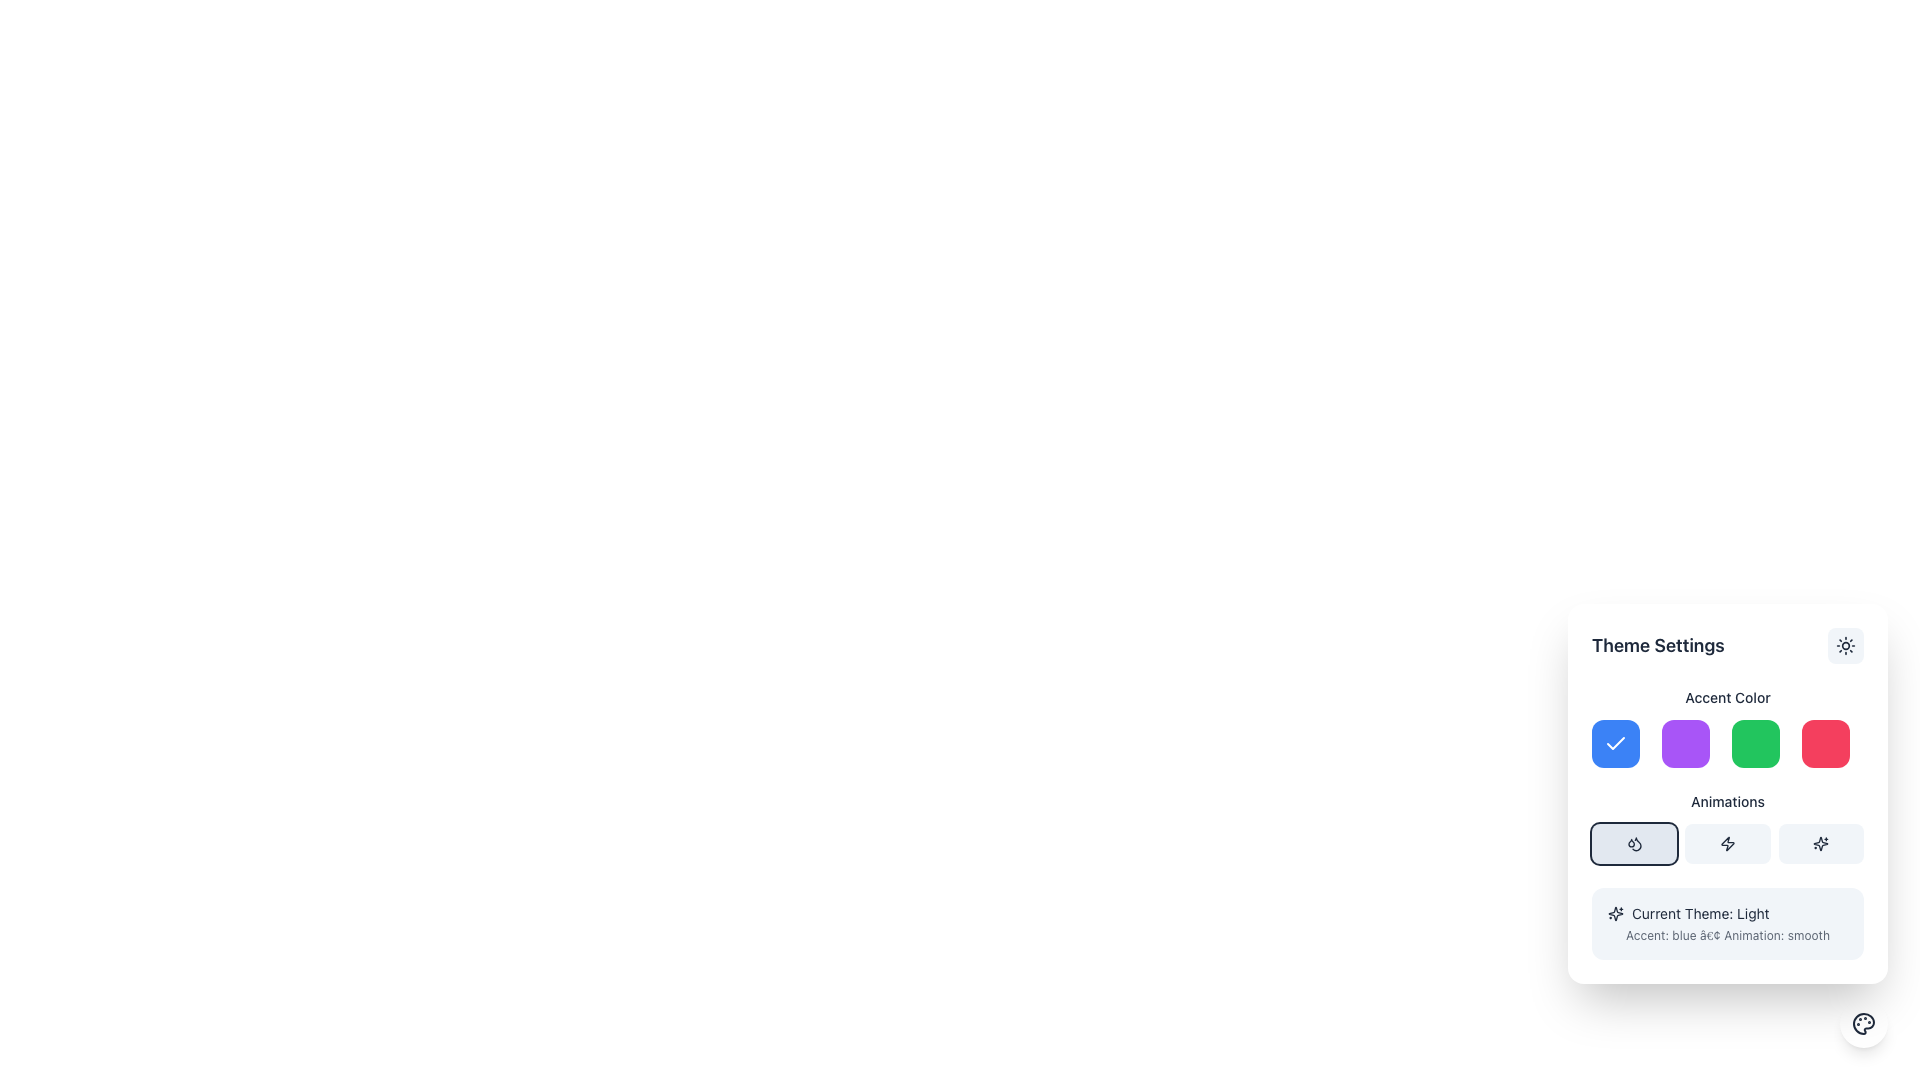 This screenshot has height=1080, width=1920. What do you see at coordinates (1616, 914) in the screenshot?
I see `the decorative icon located to the left of the text 'Current Theme: Light' in the interface` at bounding box center [1616, 914].